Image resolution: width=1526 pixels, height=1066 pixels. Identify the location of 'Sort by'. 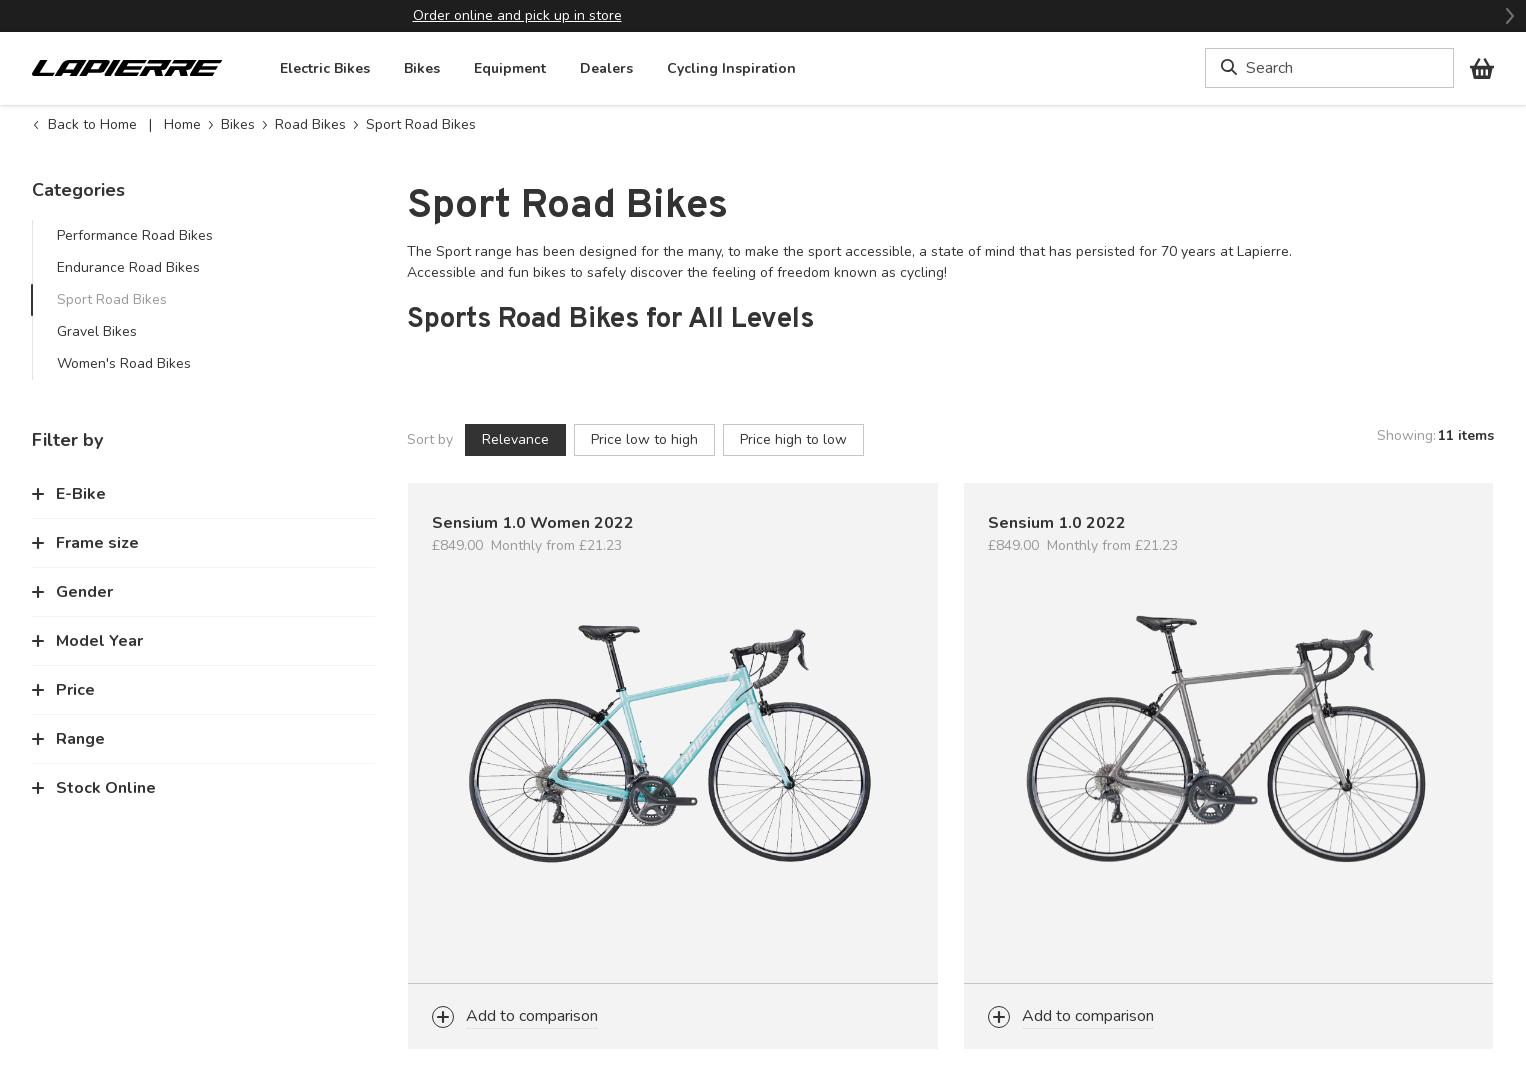
(406, 439).